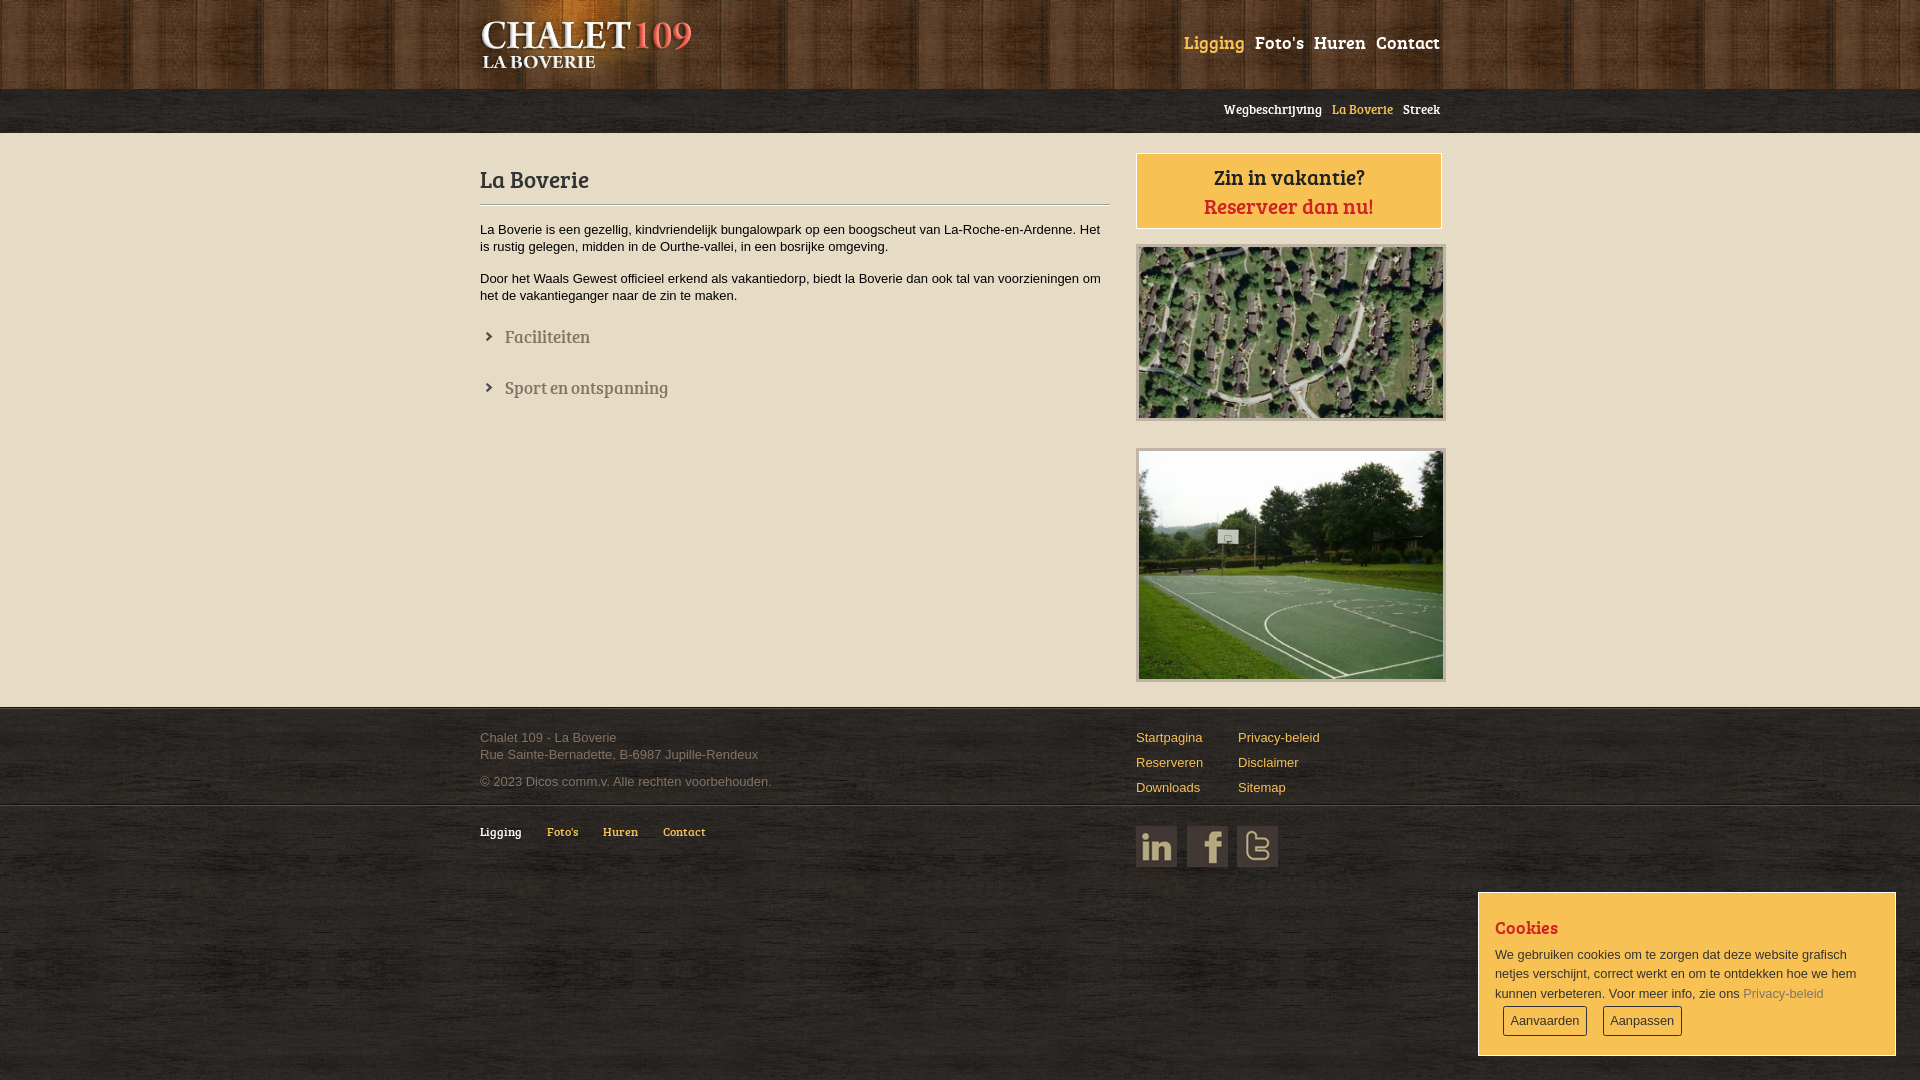 This screenshot has height=1080, width=1920. Describe the element at coordinates (1136, 846) in the screenshot. I see `'deel op LinkedIn'` at that location.